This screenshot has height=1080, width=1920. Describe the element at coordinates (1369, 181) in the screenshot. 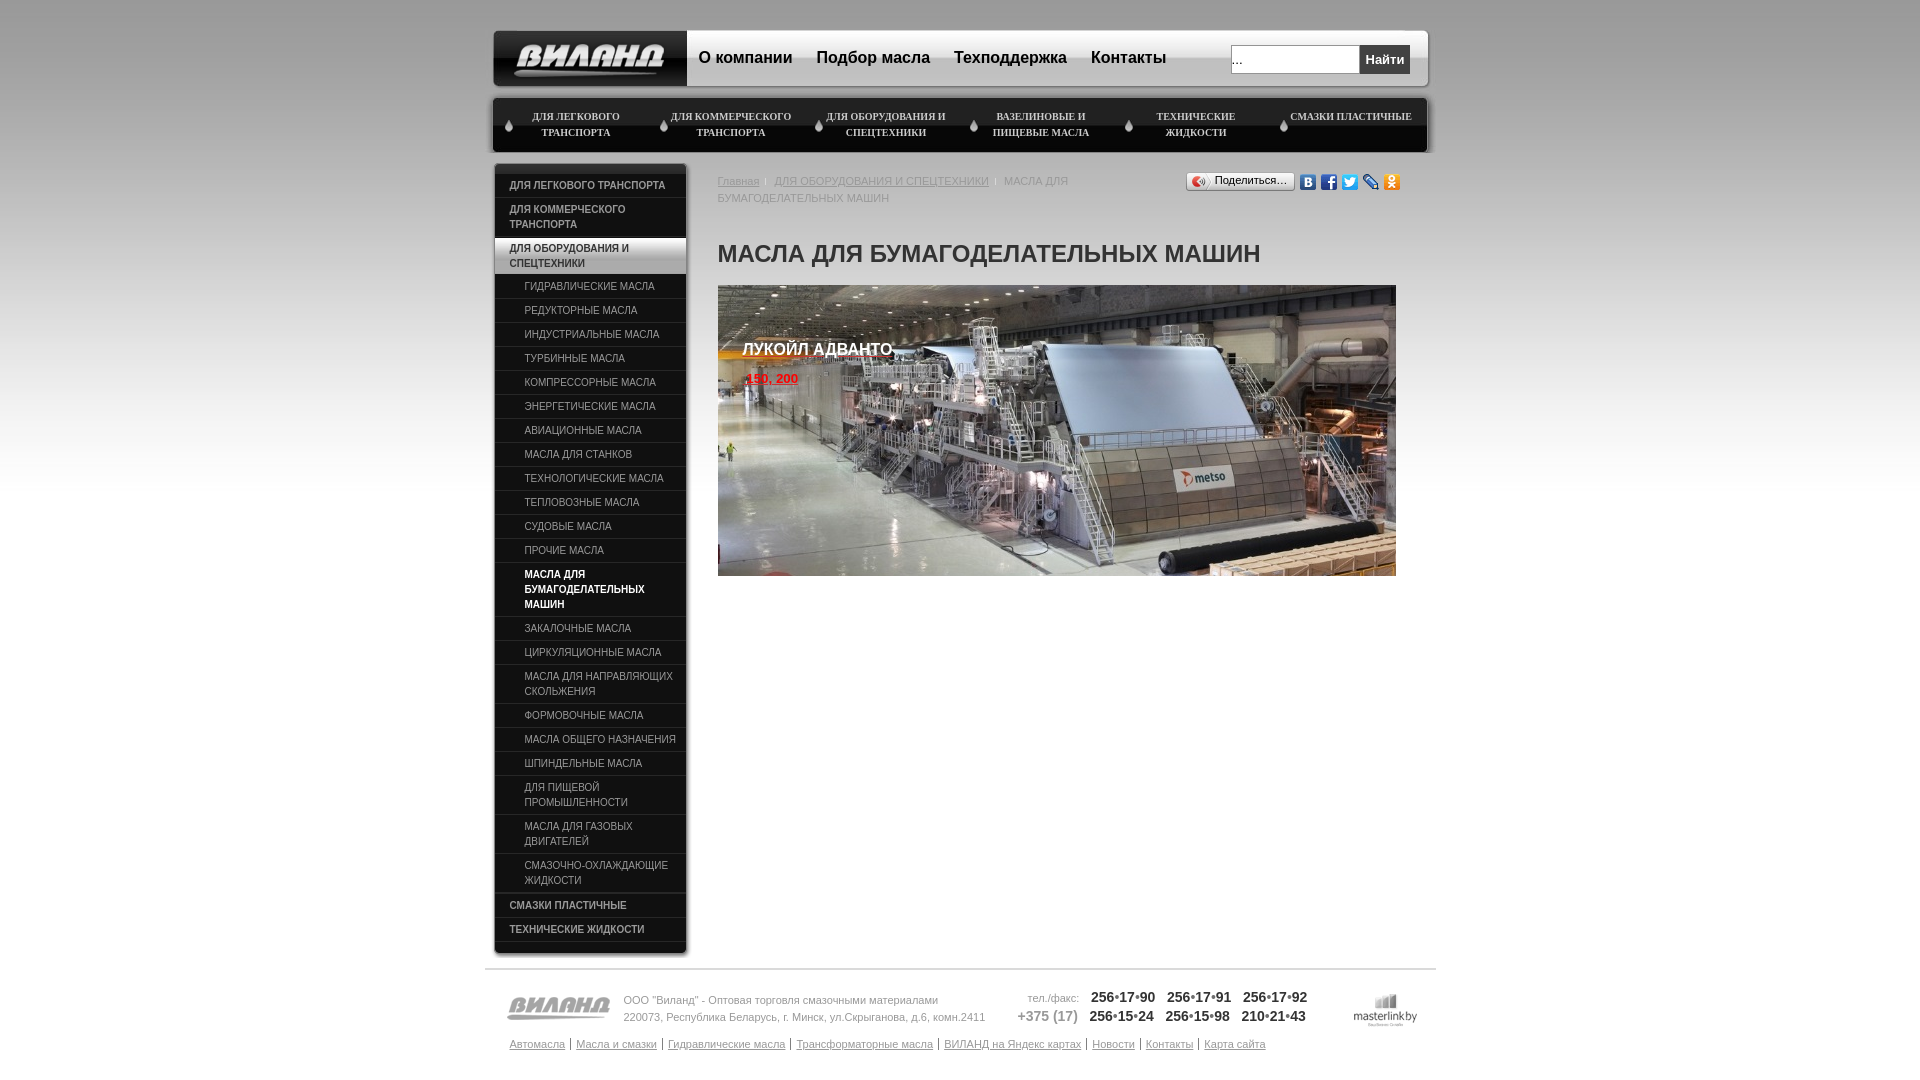

I see `'LiveJournal'` at that location.